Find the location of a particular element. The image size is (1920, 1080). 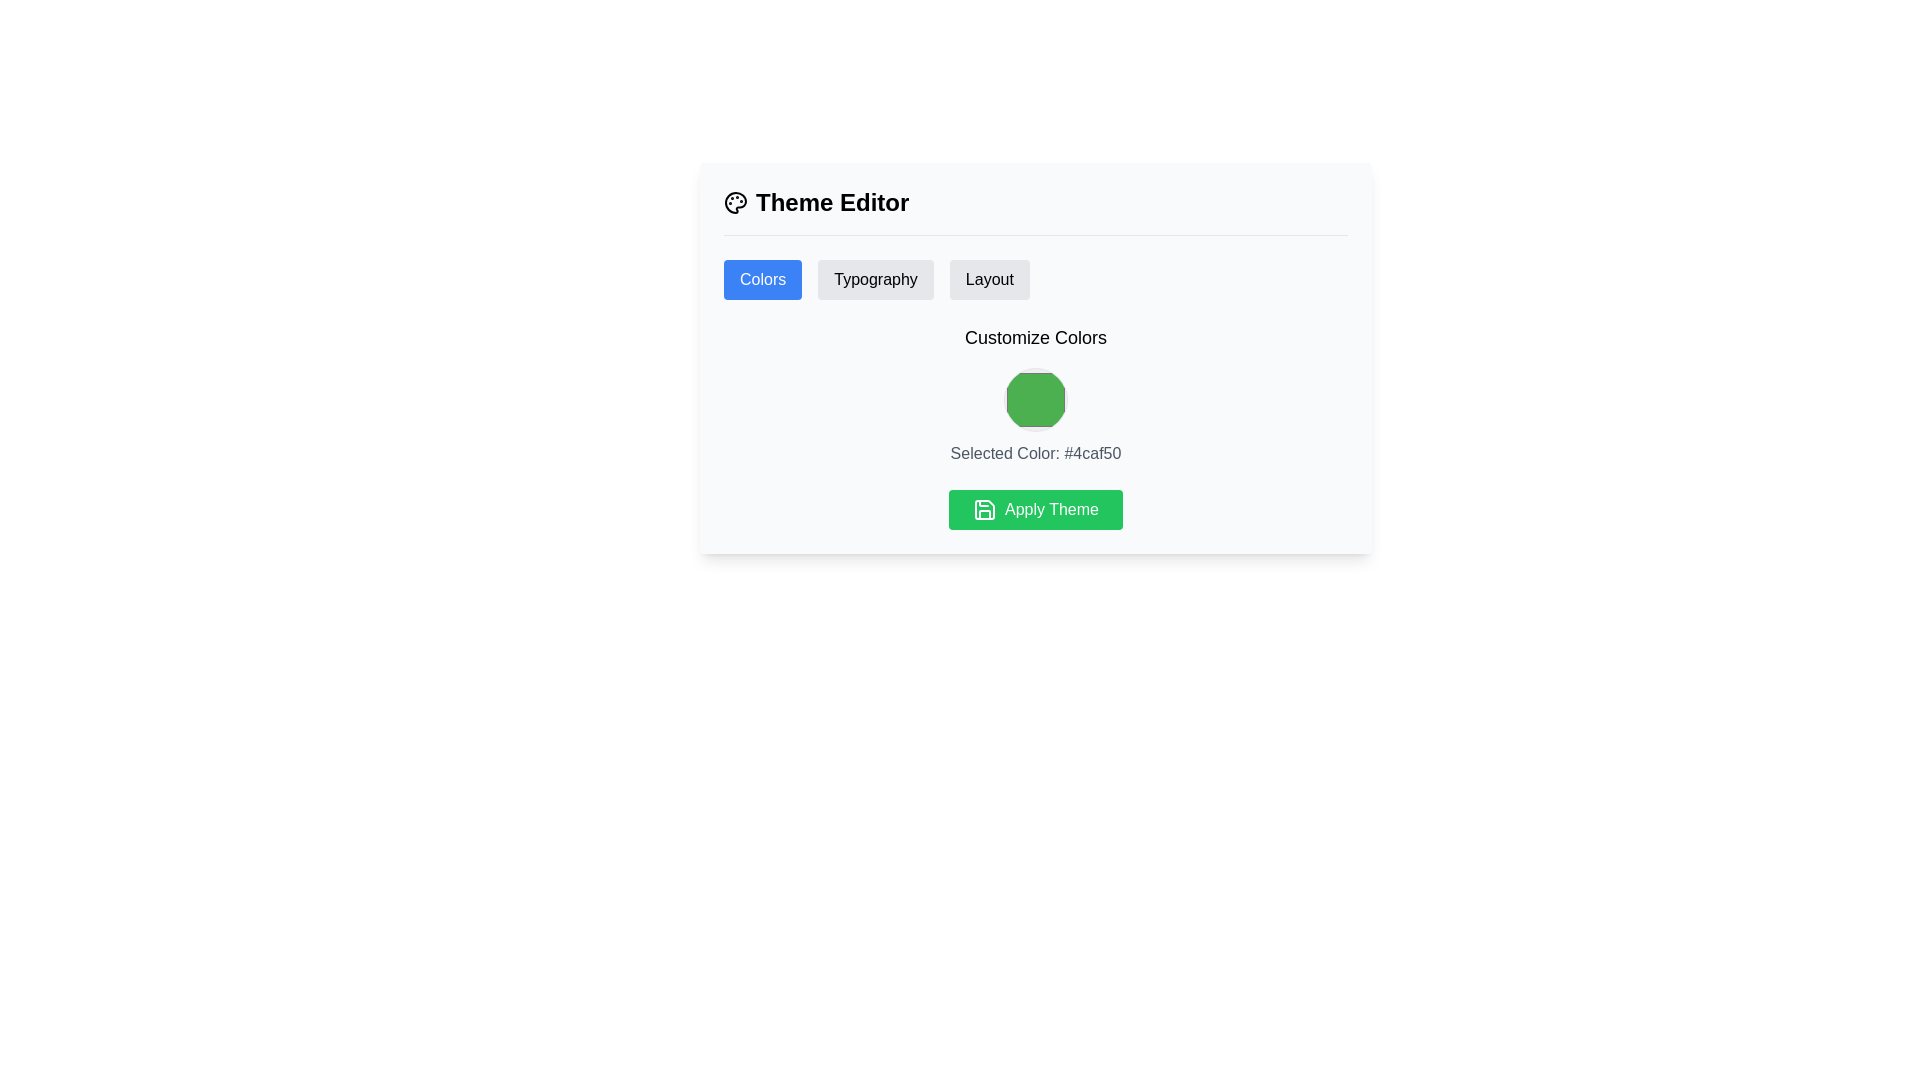

the 'Layout' button, which is a rounded rectangular button with a light gray background, located beneath the 'Theme Editor' header and to the immediate right of the 'Typography' button, to switch to the layout section is located at coordinates (989, 280).